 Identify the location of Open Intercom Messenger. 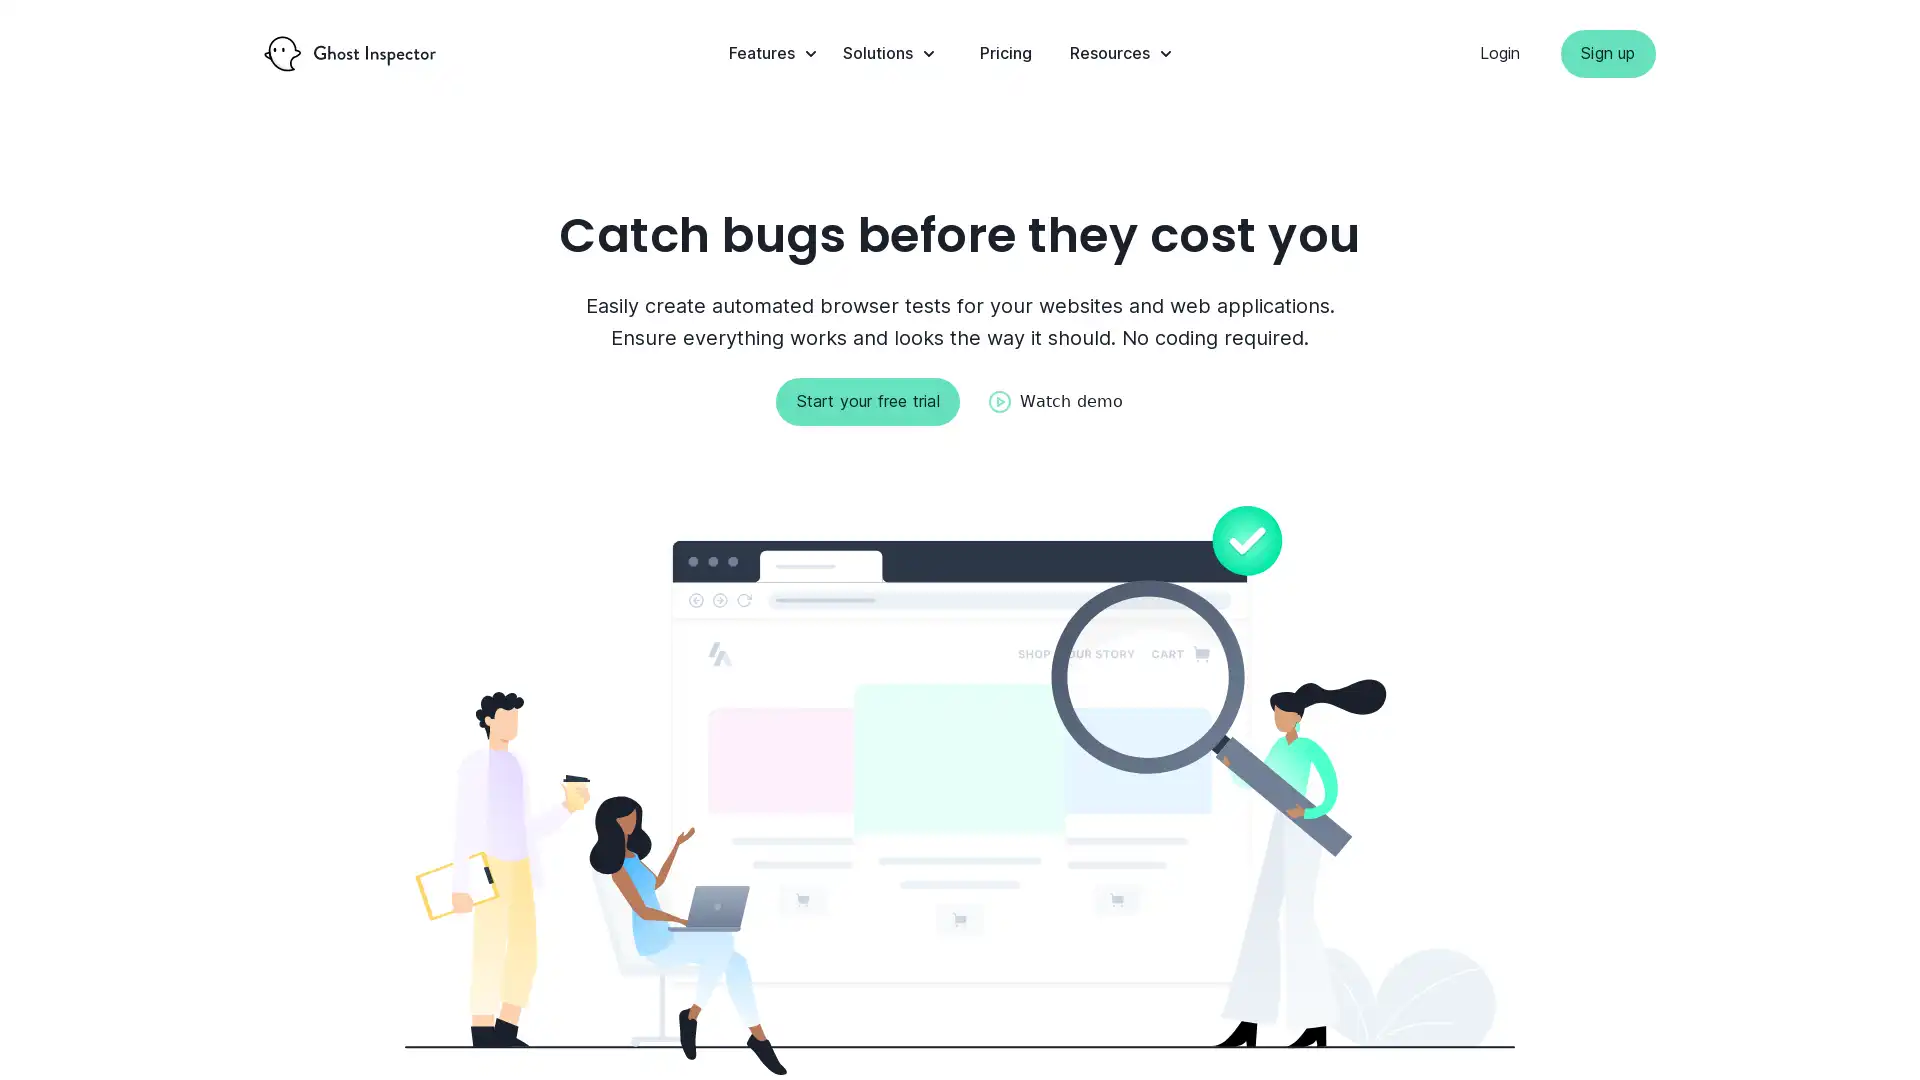
(1869, 1029).